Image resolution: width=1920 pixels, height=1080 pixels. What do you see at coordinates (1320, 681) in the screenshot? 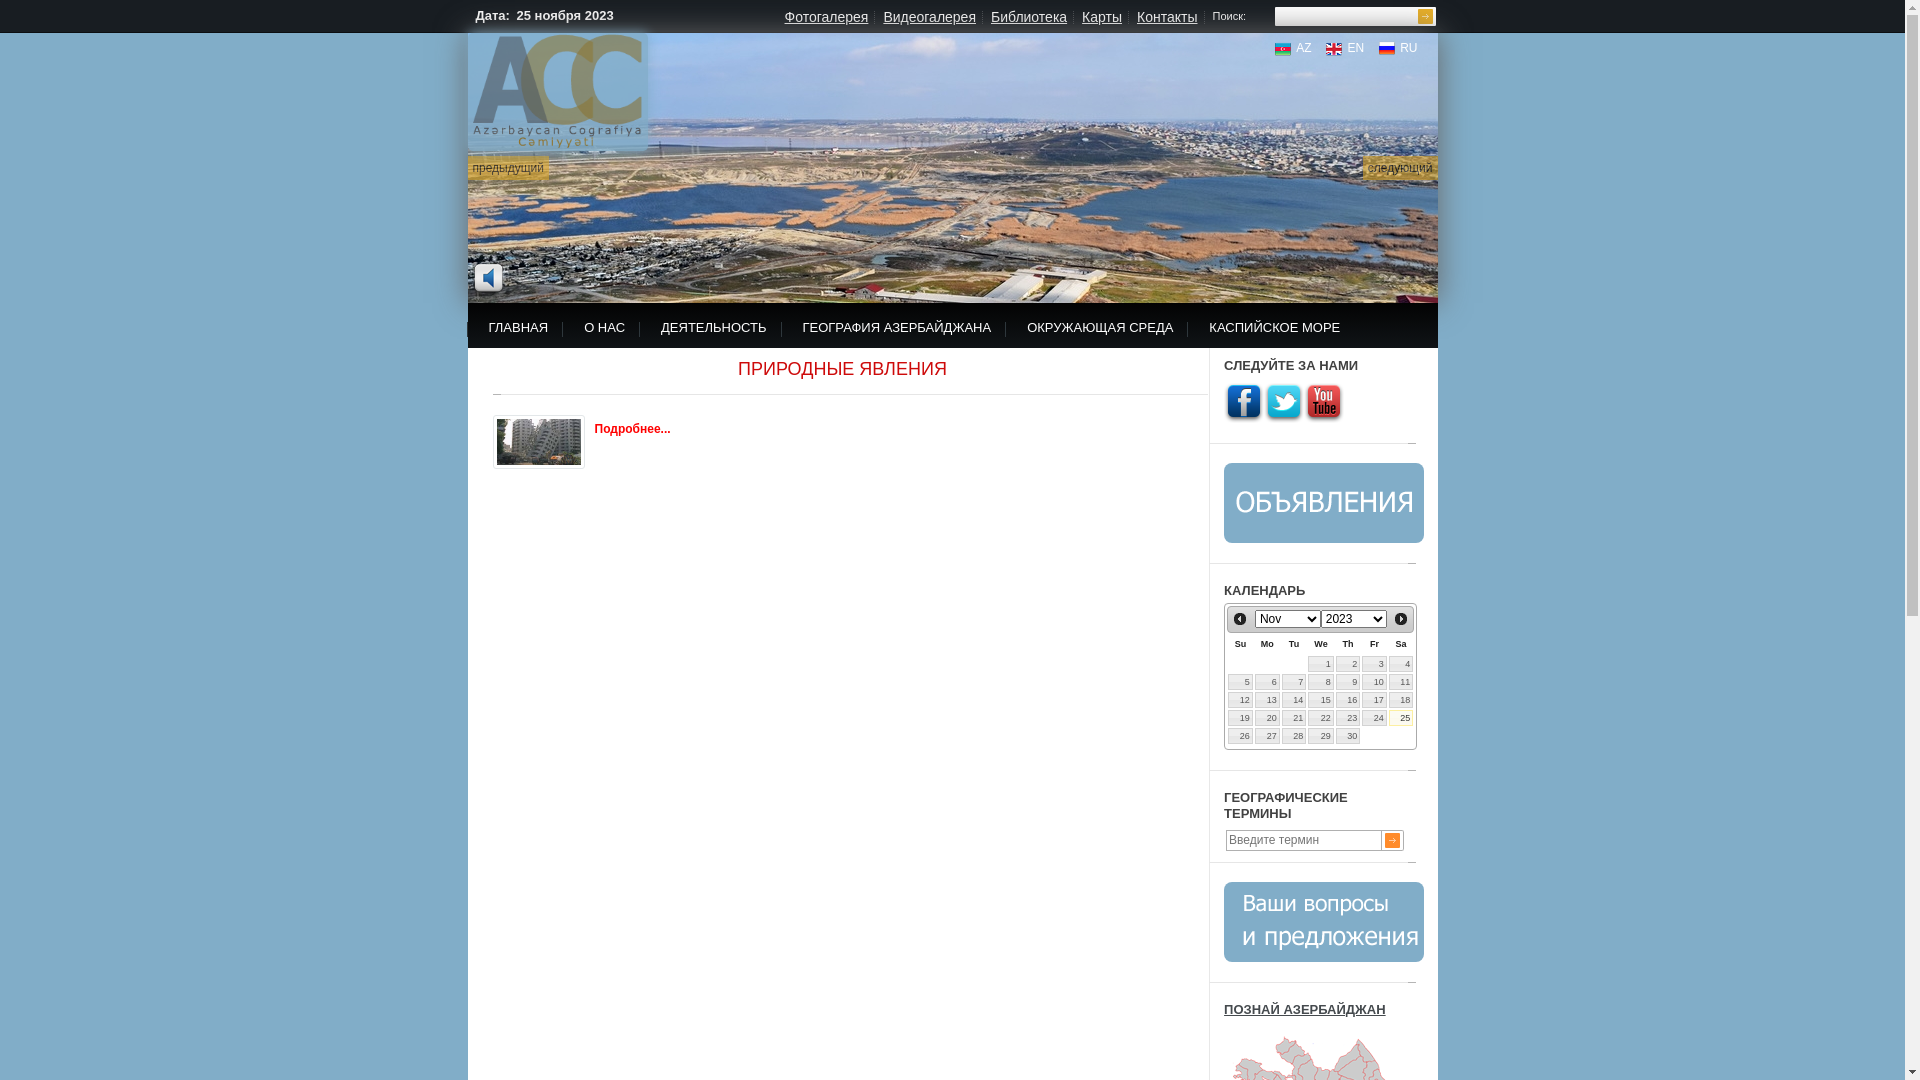
I see `'8'` at bounding box center [1320, 681].